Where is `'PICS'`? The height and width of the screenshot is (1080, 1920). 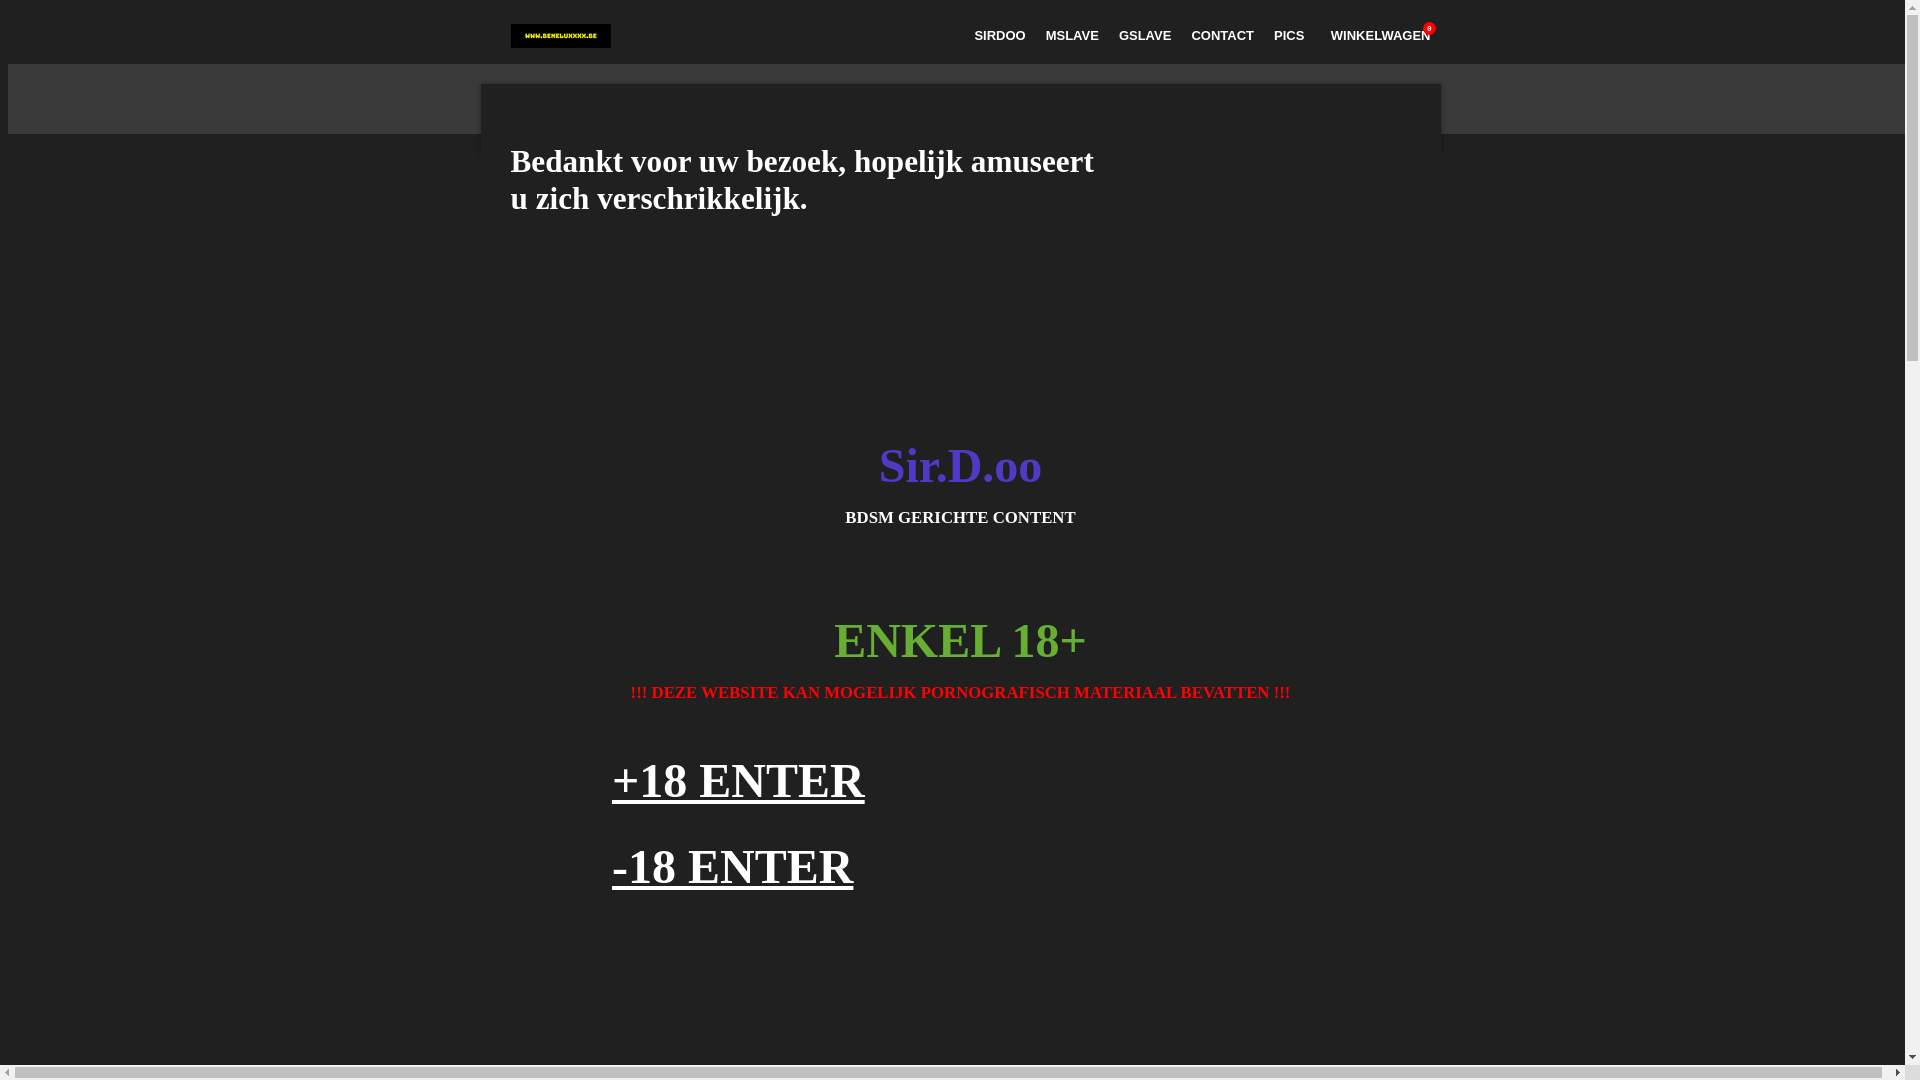 'PICS' is located at coordinates (1262, 35).